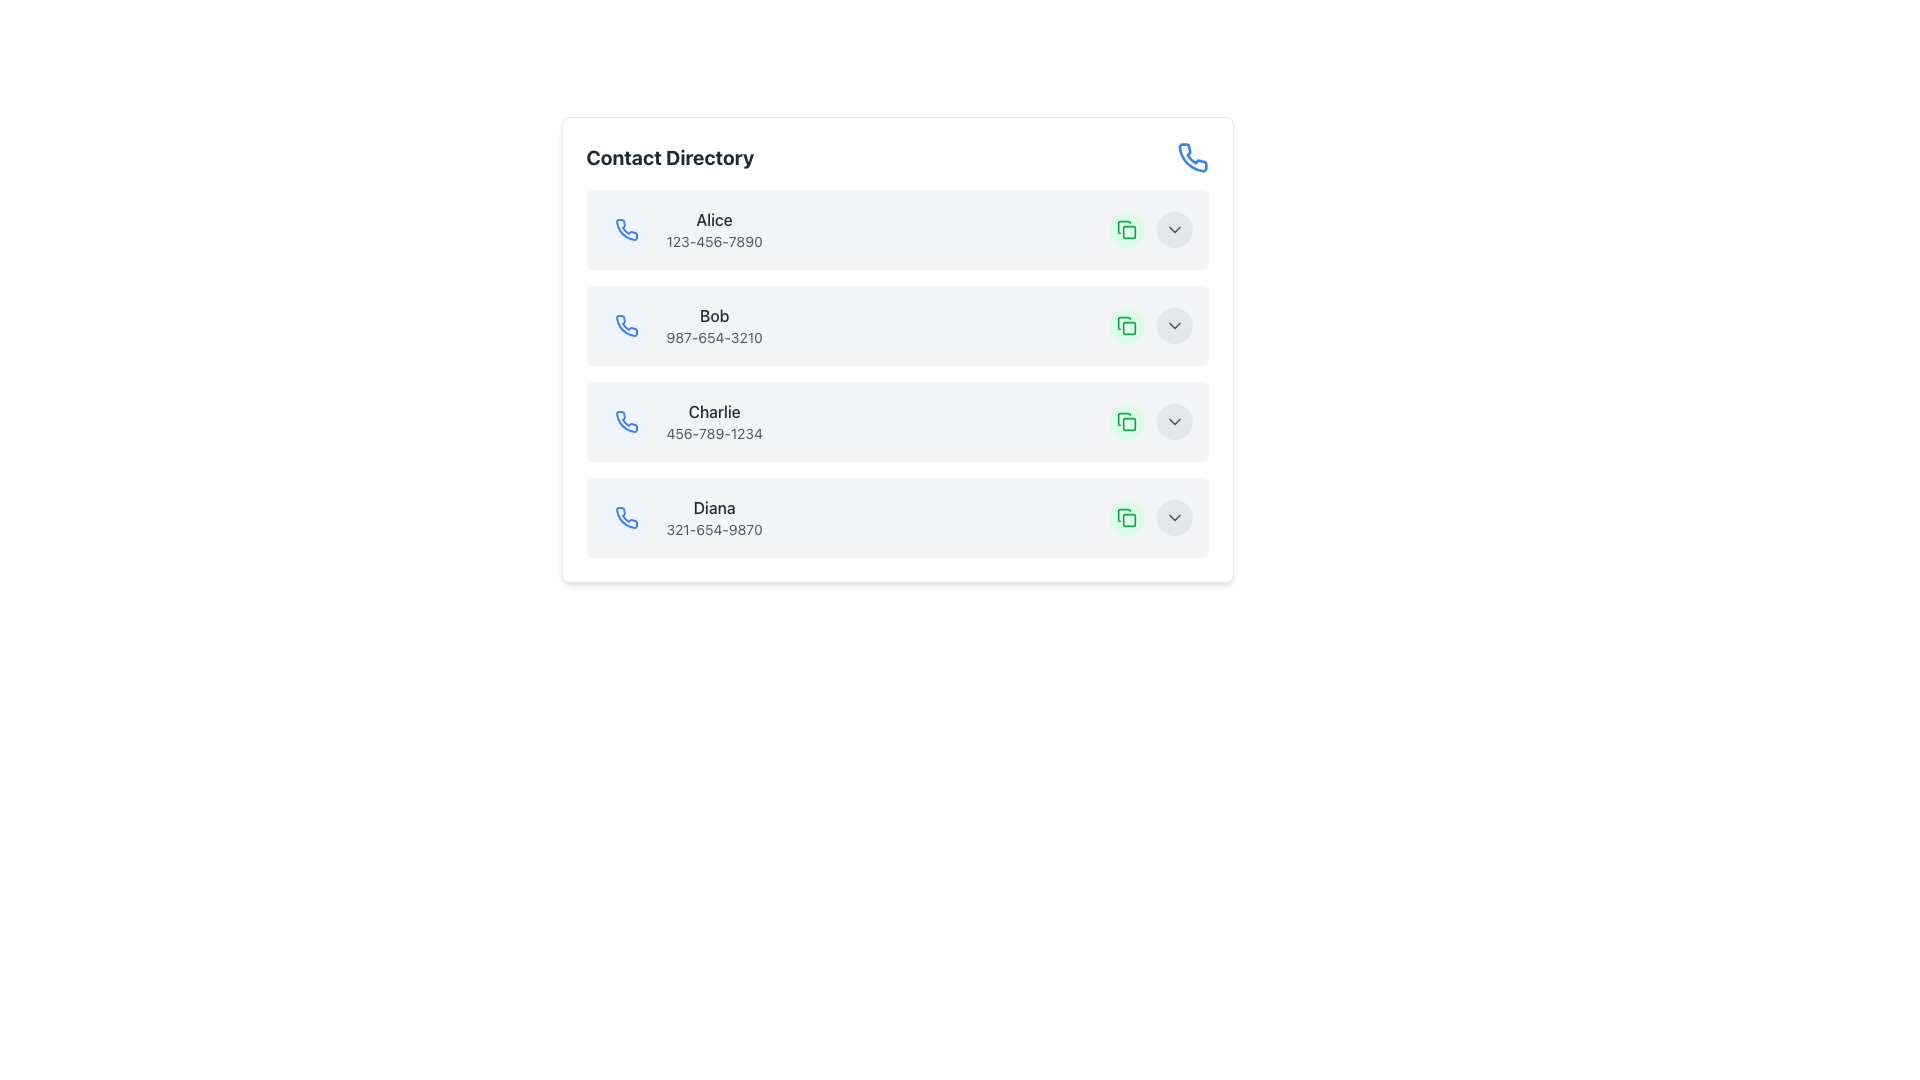  What do you see at coordinates (625, 229) in the screenshot?
I see `the blue phone receiver icon located at the far left of the row containing 'Alice' and '123-456-7890'` at bounding box center [625, 229].